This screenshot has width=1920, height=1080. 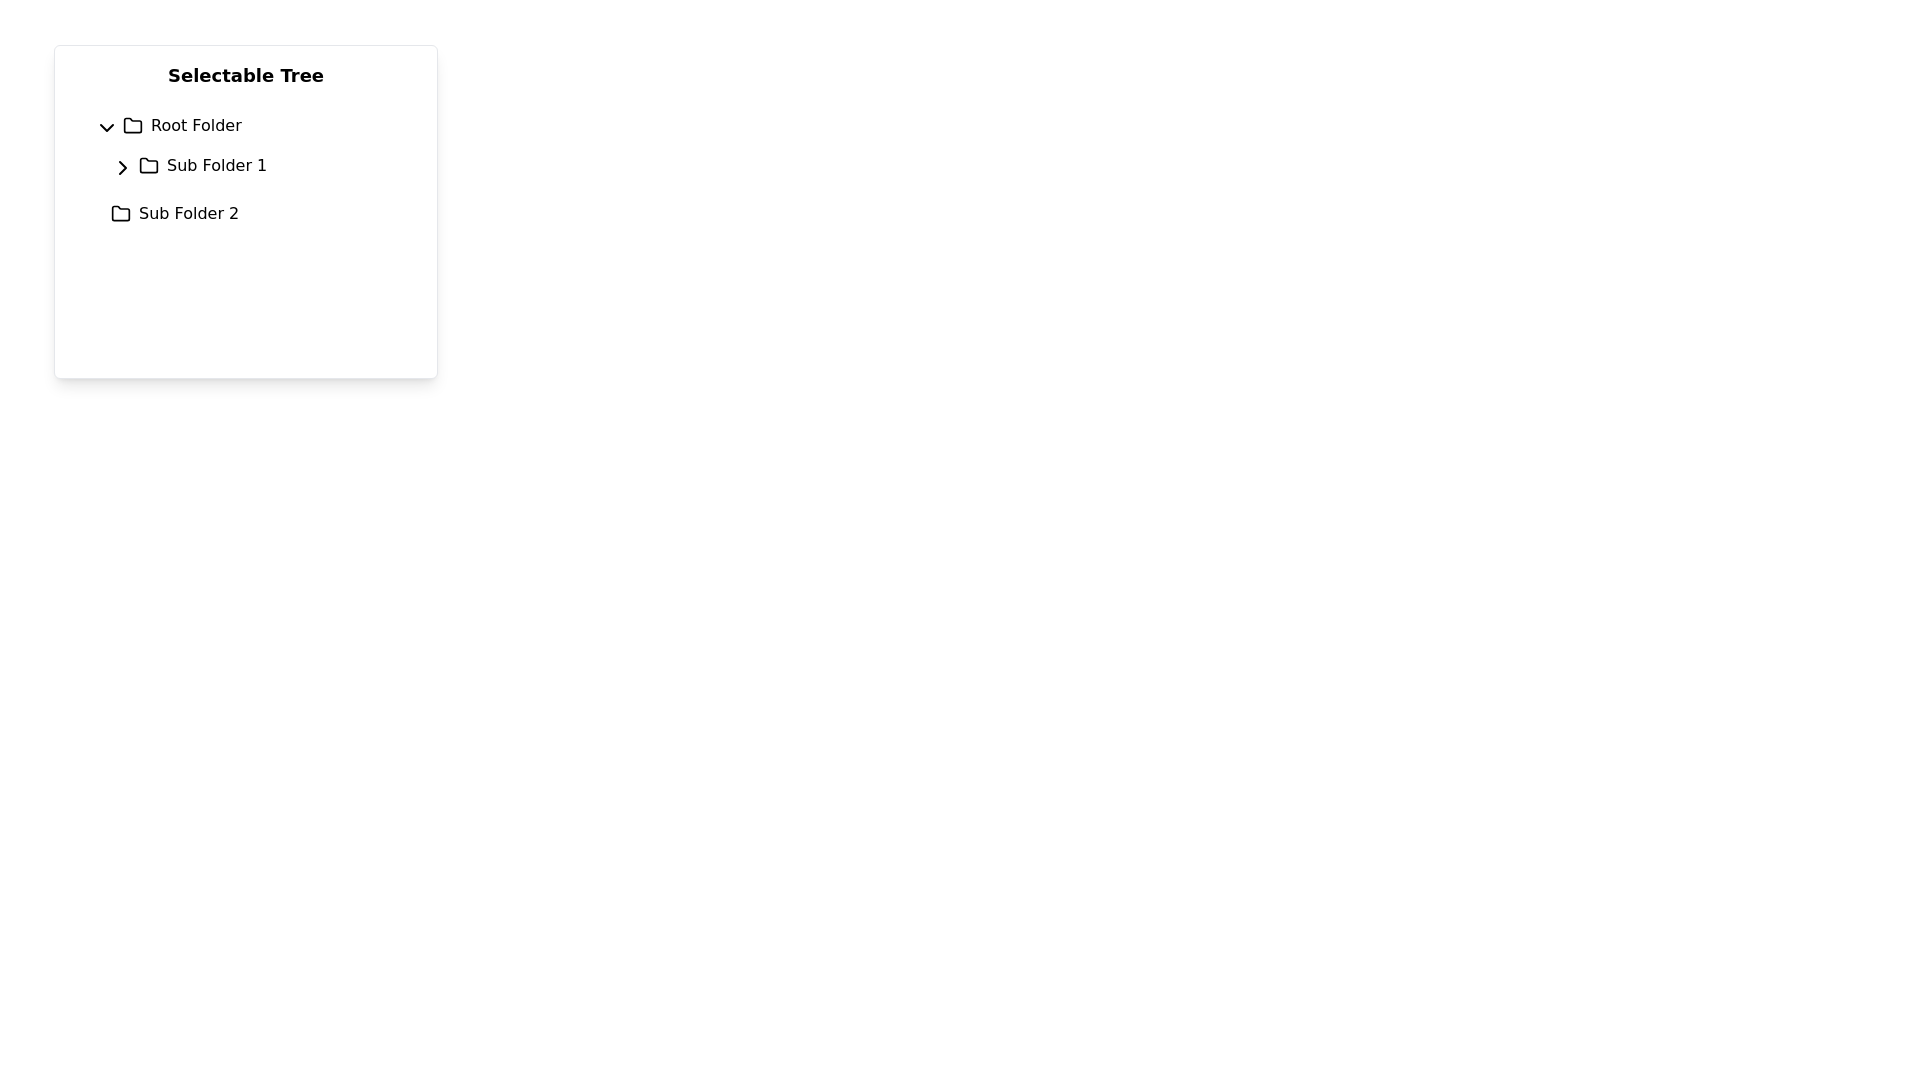 I want to click on the 'Sub Folder 2' label within the folder tree interface, so click(x=189, y=213).